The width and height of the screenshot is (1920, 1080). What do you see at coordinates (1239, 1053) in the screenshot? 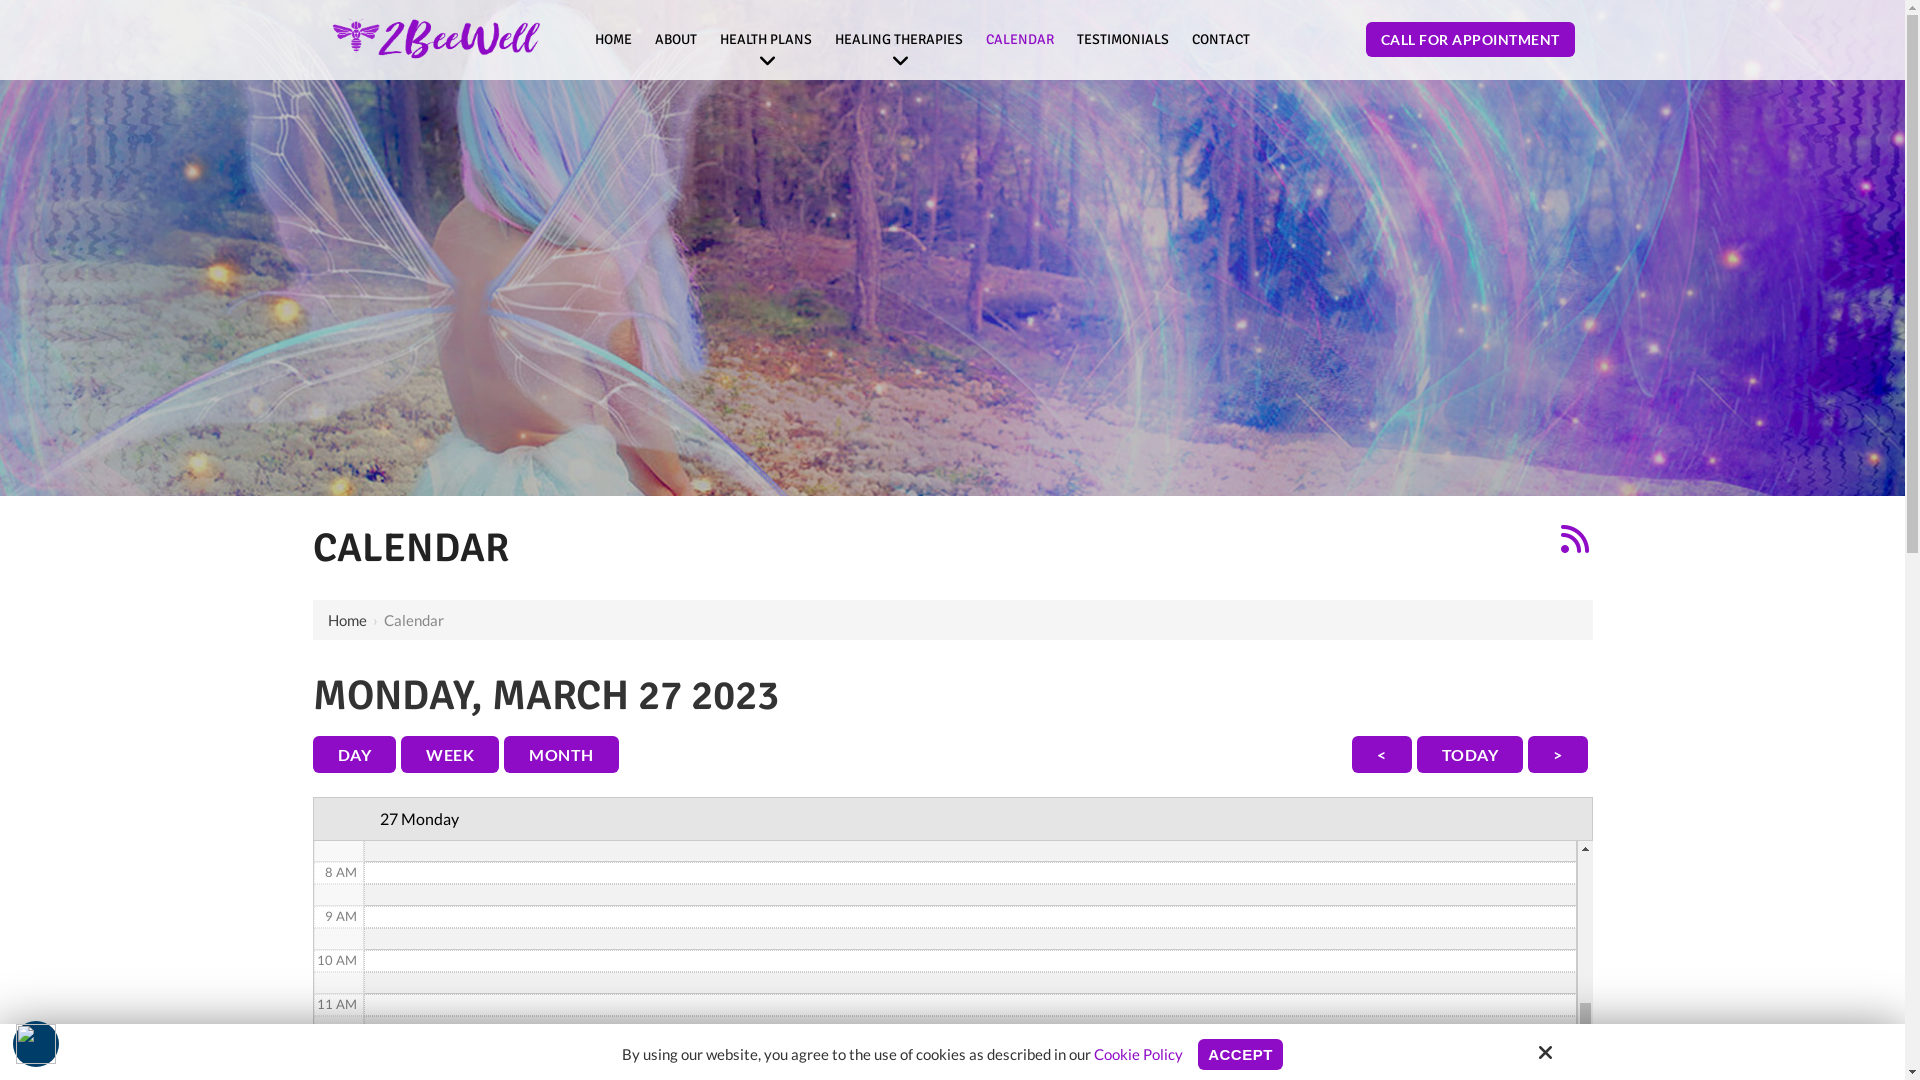
I see `'ACCEPT'` at bounding box center [1239, 1053].